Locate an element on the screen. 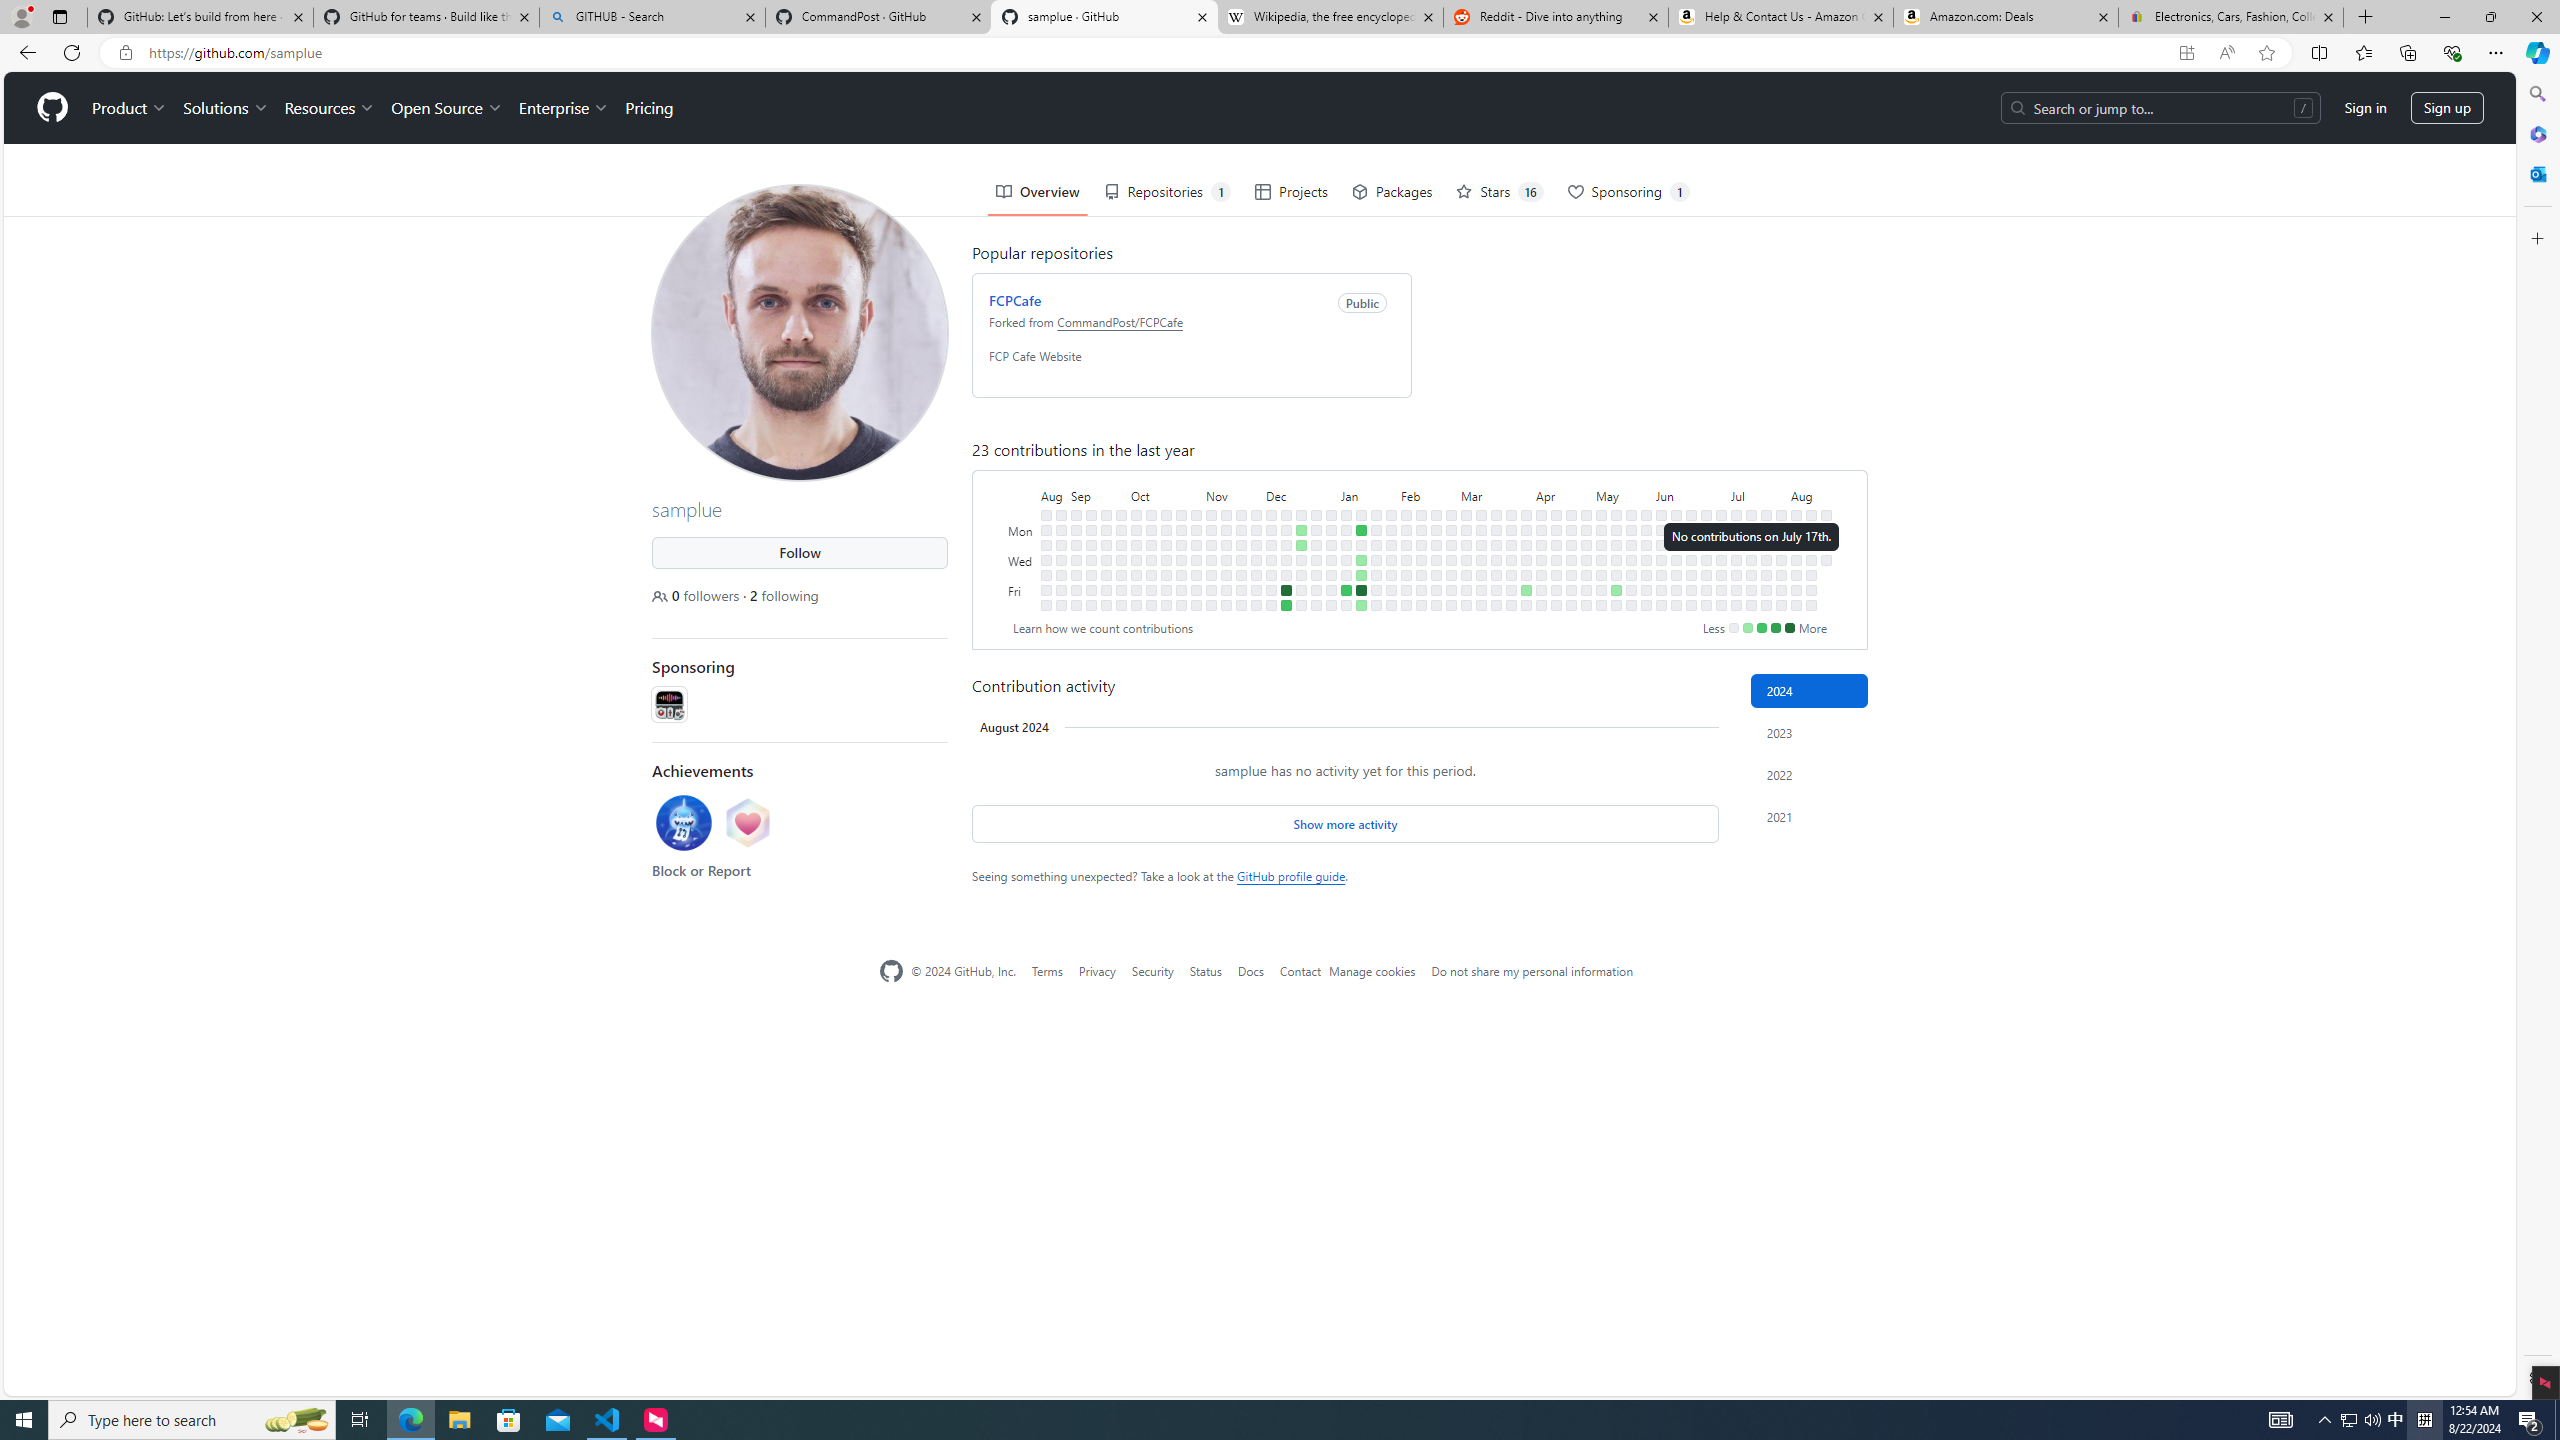 Image resolution: width=2560 pixels, height=1440 pixels. 'No contributions on March 25th.' is located at coordinates (1511, 528).